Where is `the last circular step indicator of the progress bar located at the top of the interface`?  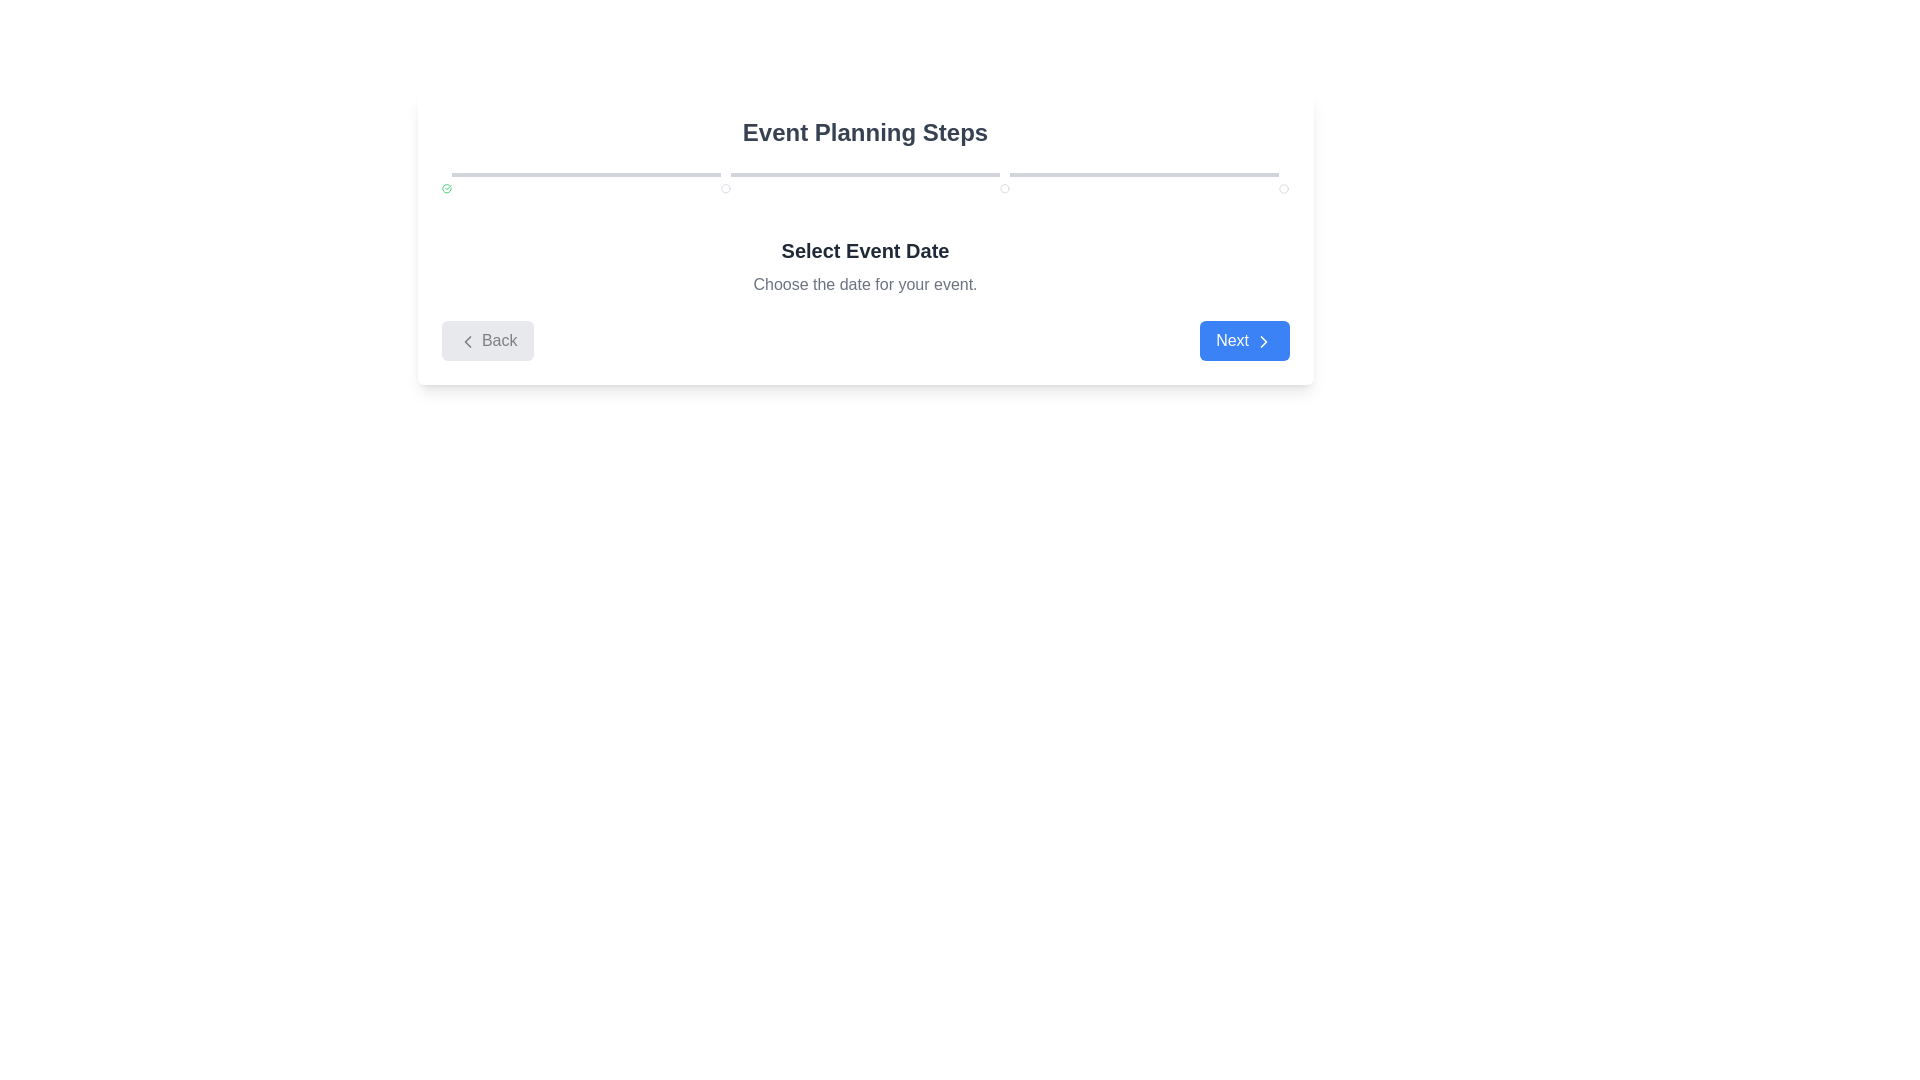
the last circular step indicator of the progress bar located at the top of the interface is located at coordinates (1284, 189).